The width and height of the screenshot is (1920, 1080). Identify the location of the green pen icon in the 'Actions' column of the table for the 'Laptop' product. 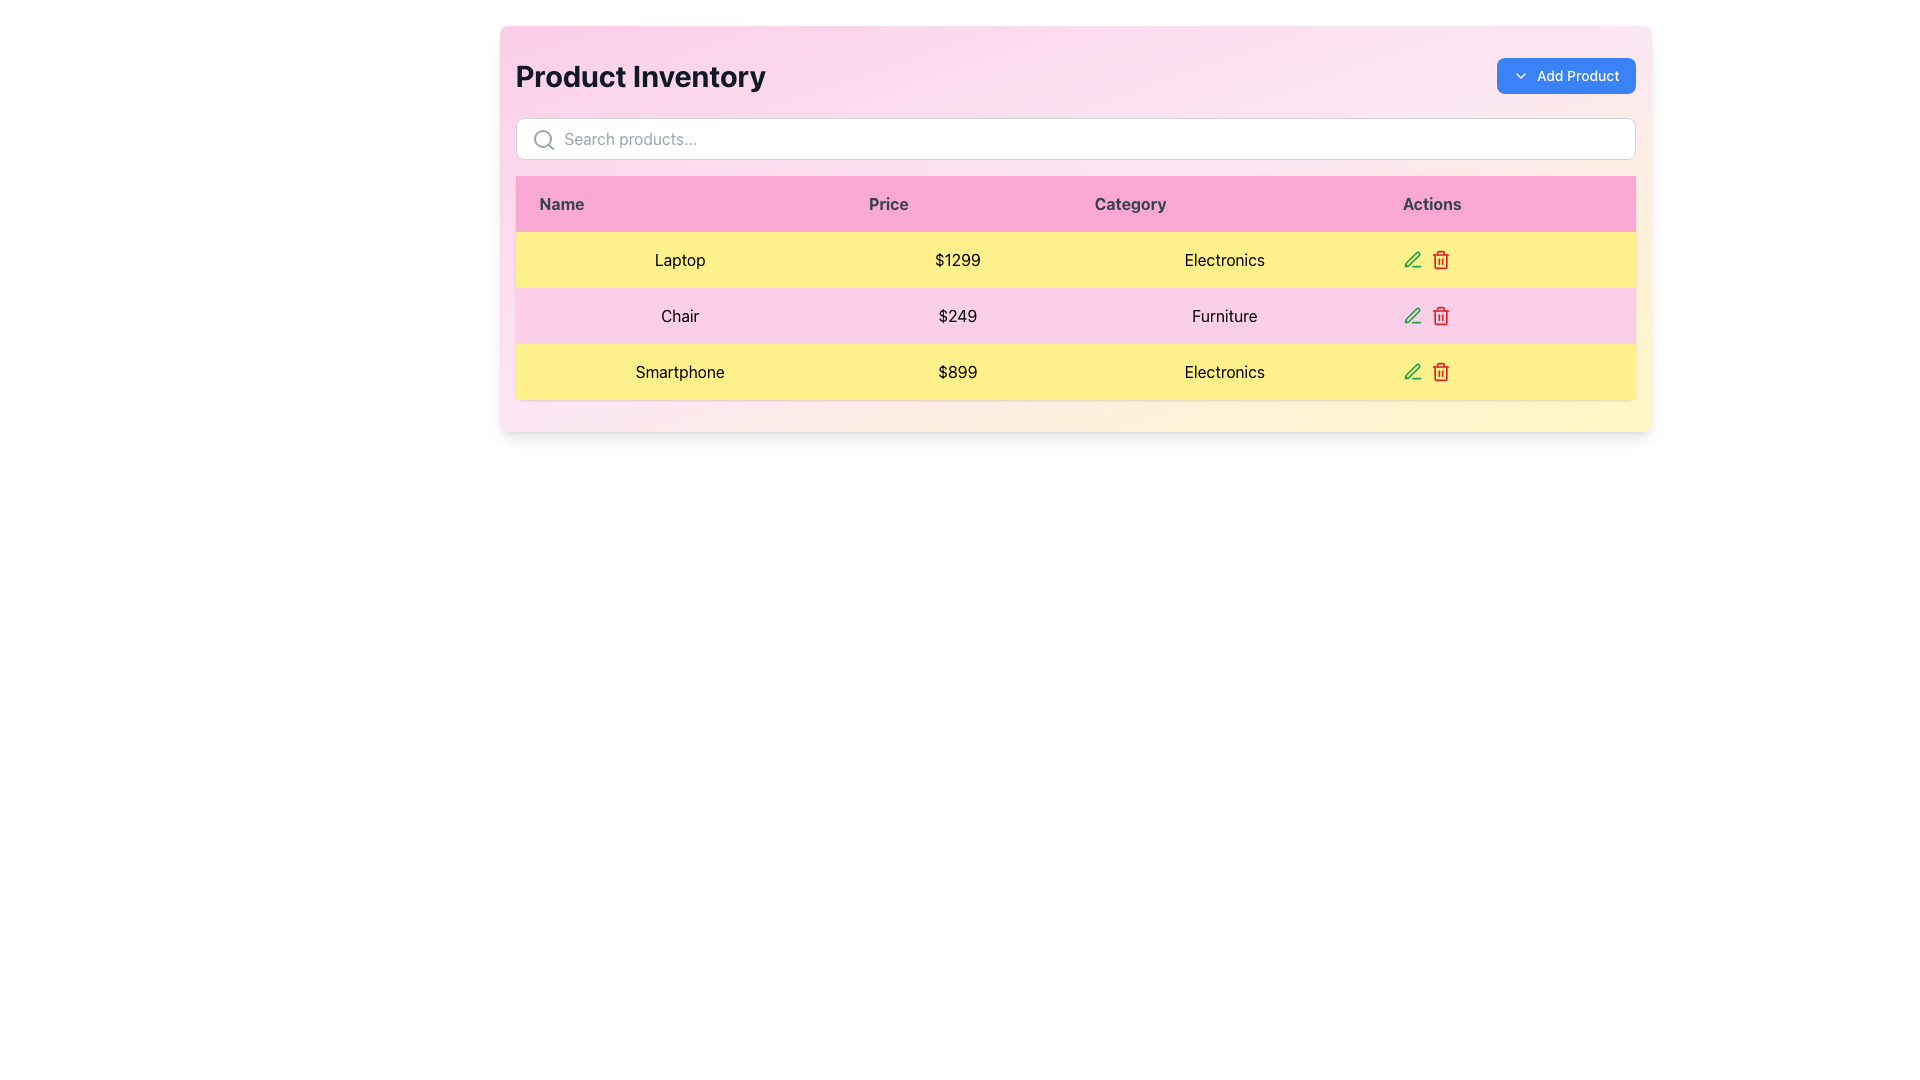
(1411, 258).